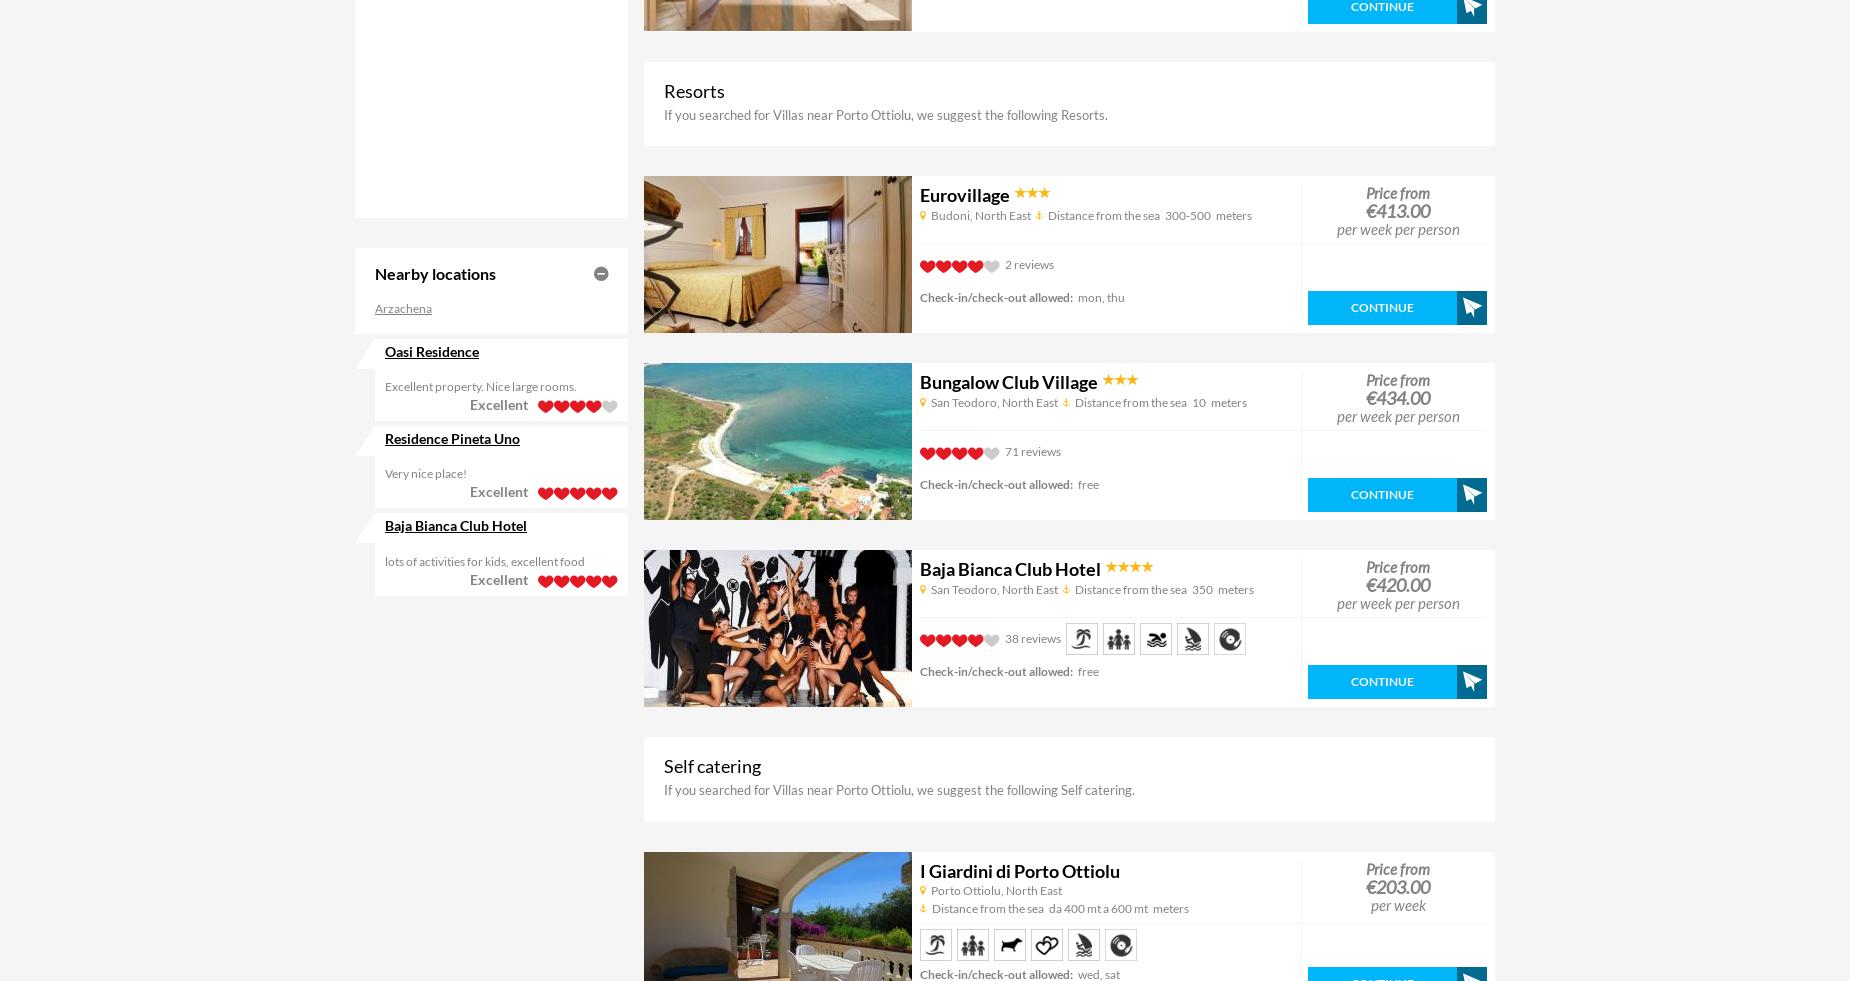 This screenshot has height=981, width=1850. What do you see at coordinates (1398, 584) in the screenshot?
I see `'€420.00'` at bounding box center [1398, 584].